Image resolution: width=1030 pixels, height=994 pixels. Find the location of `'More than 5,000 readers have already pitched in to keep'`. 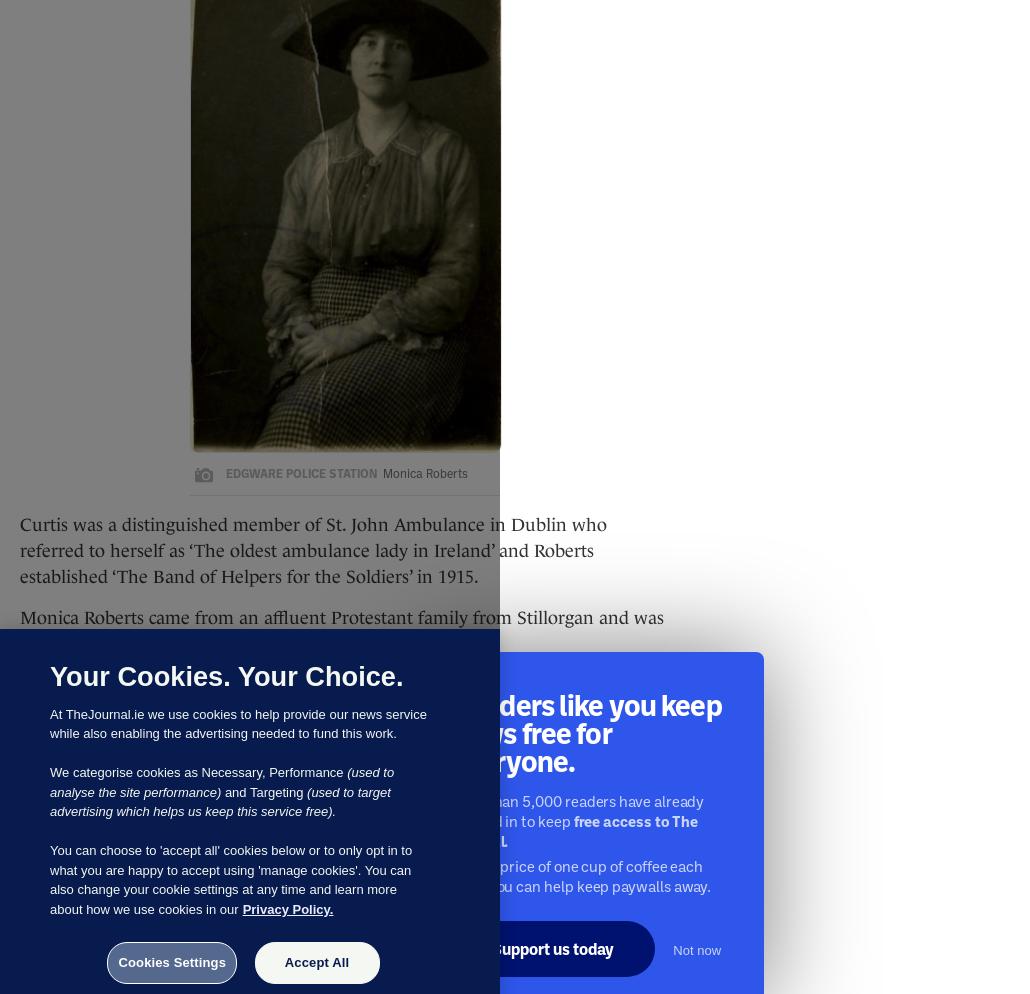

'More than 5,000 readers have already pitched in to keep' is located at coordinates (577, 810).